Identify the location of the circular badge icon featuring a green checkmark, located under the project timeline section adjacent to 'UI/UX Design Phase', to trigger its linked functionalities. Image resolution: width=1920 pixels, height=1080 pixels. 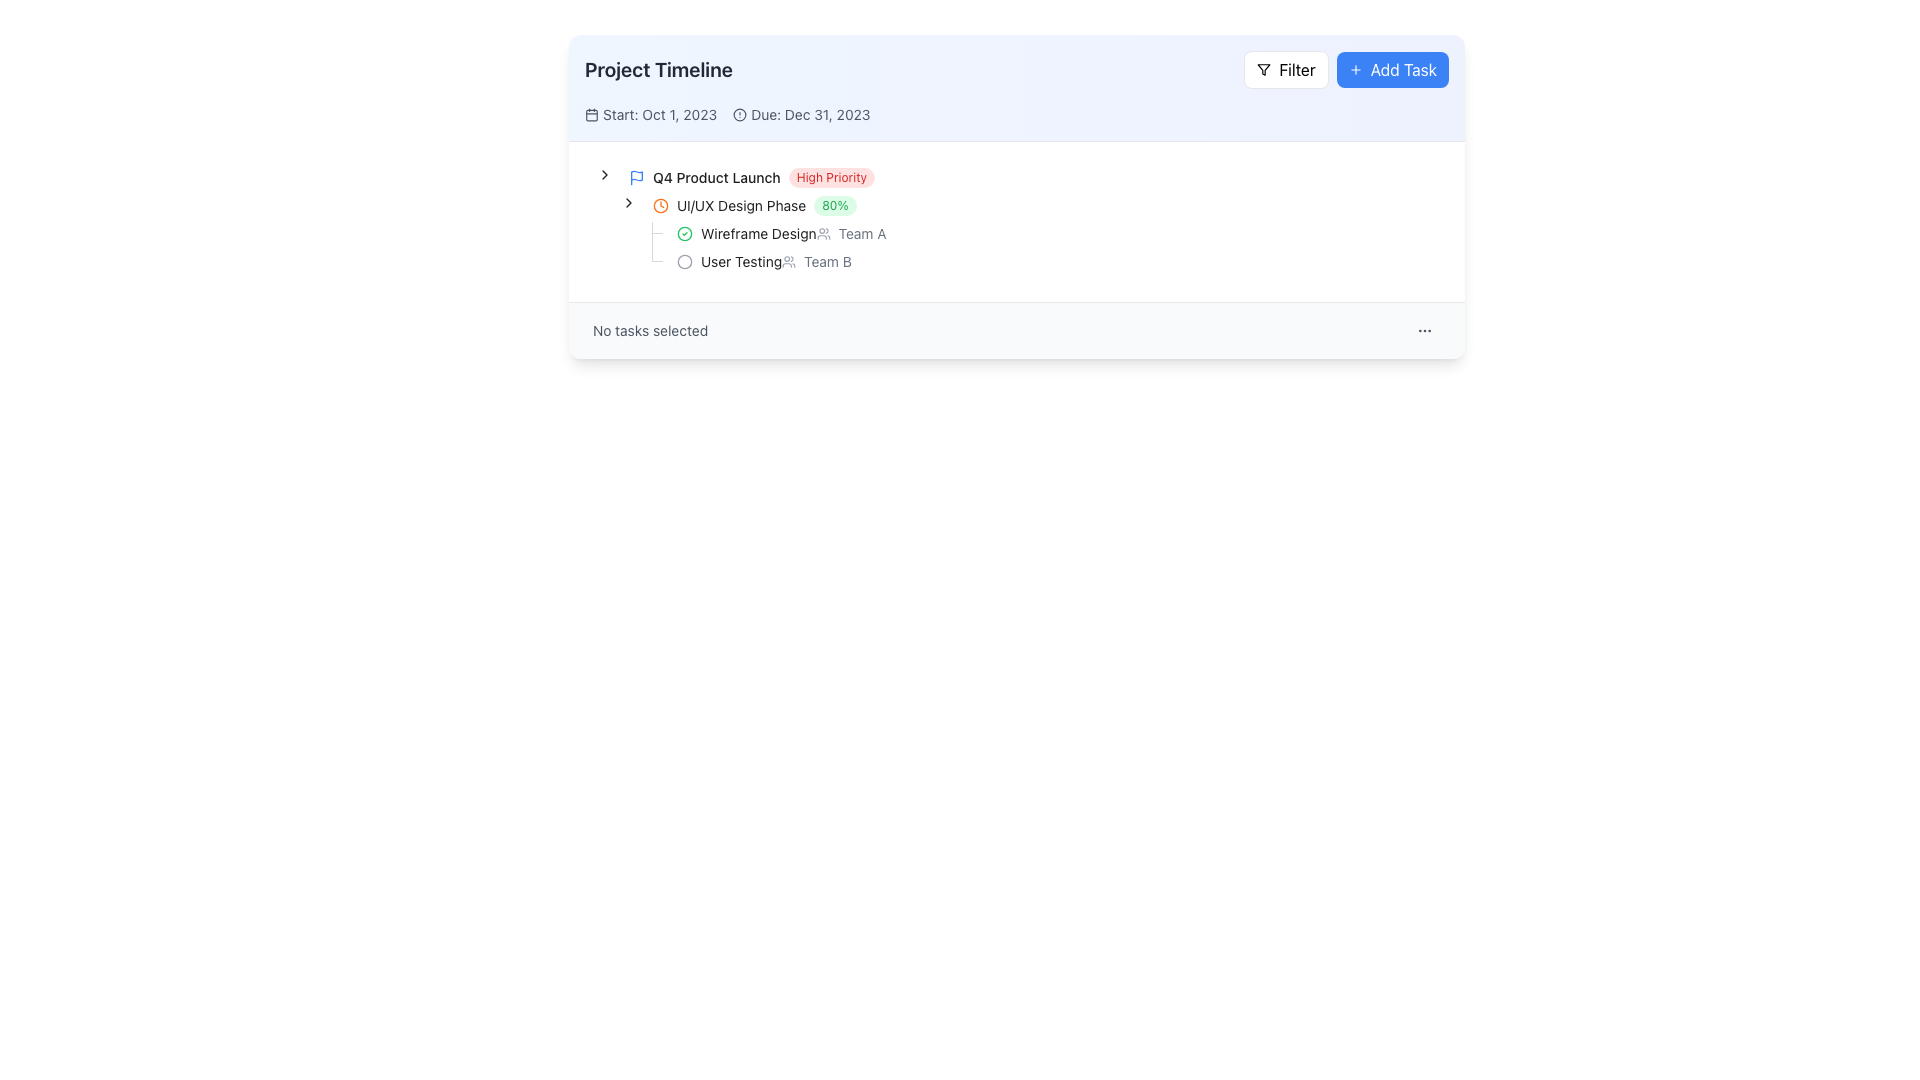
(685, 233).